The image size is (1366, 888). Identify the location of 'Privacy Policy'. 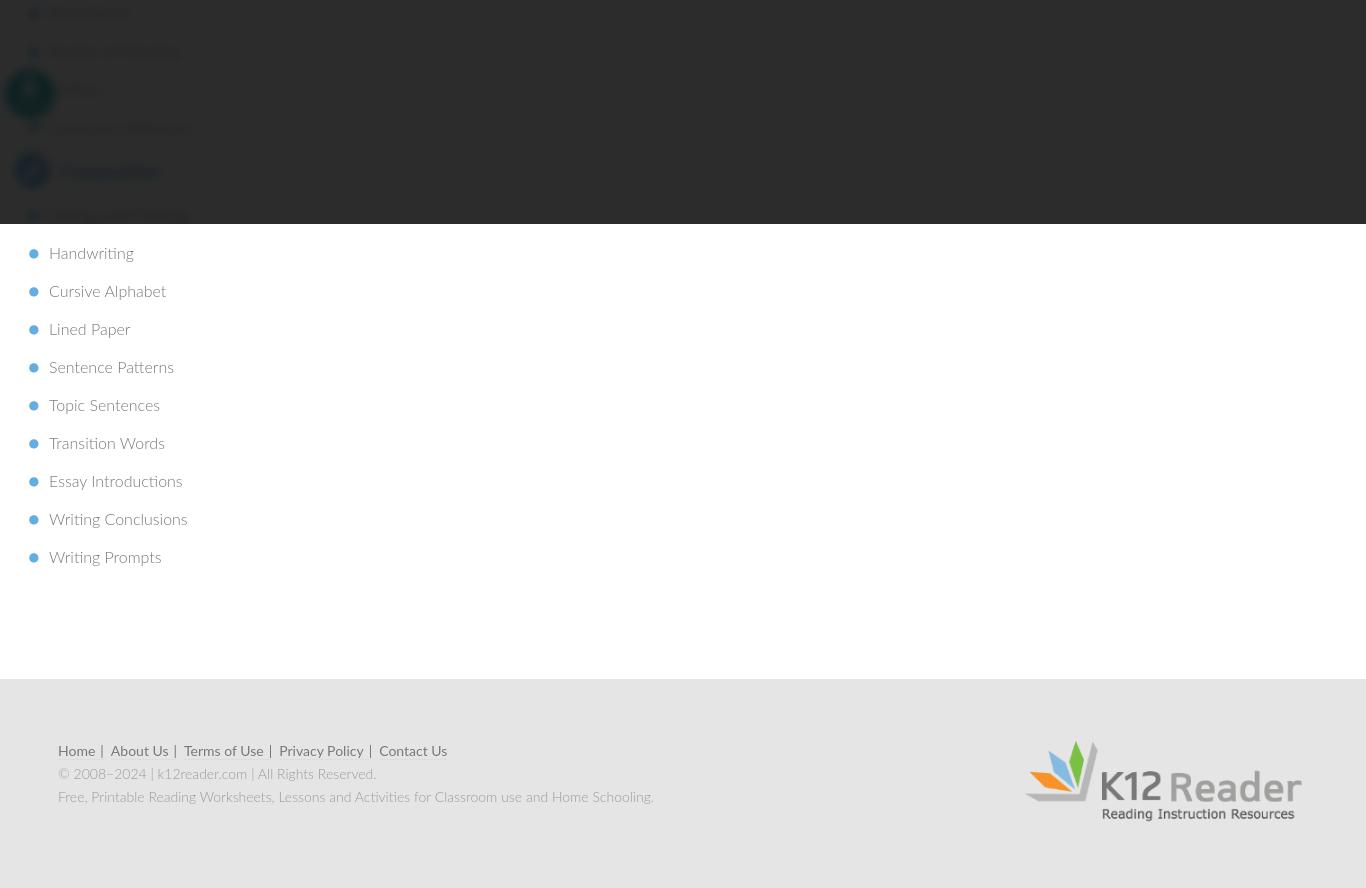
(321, 750).